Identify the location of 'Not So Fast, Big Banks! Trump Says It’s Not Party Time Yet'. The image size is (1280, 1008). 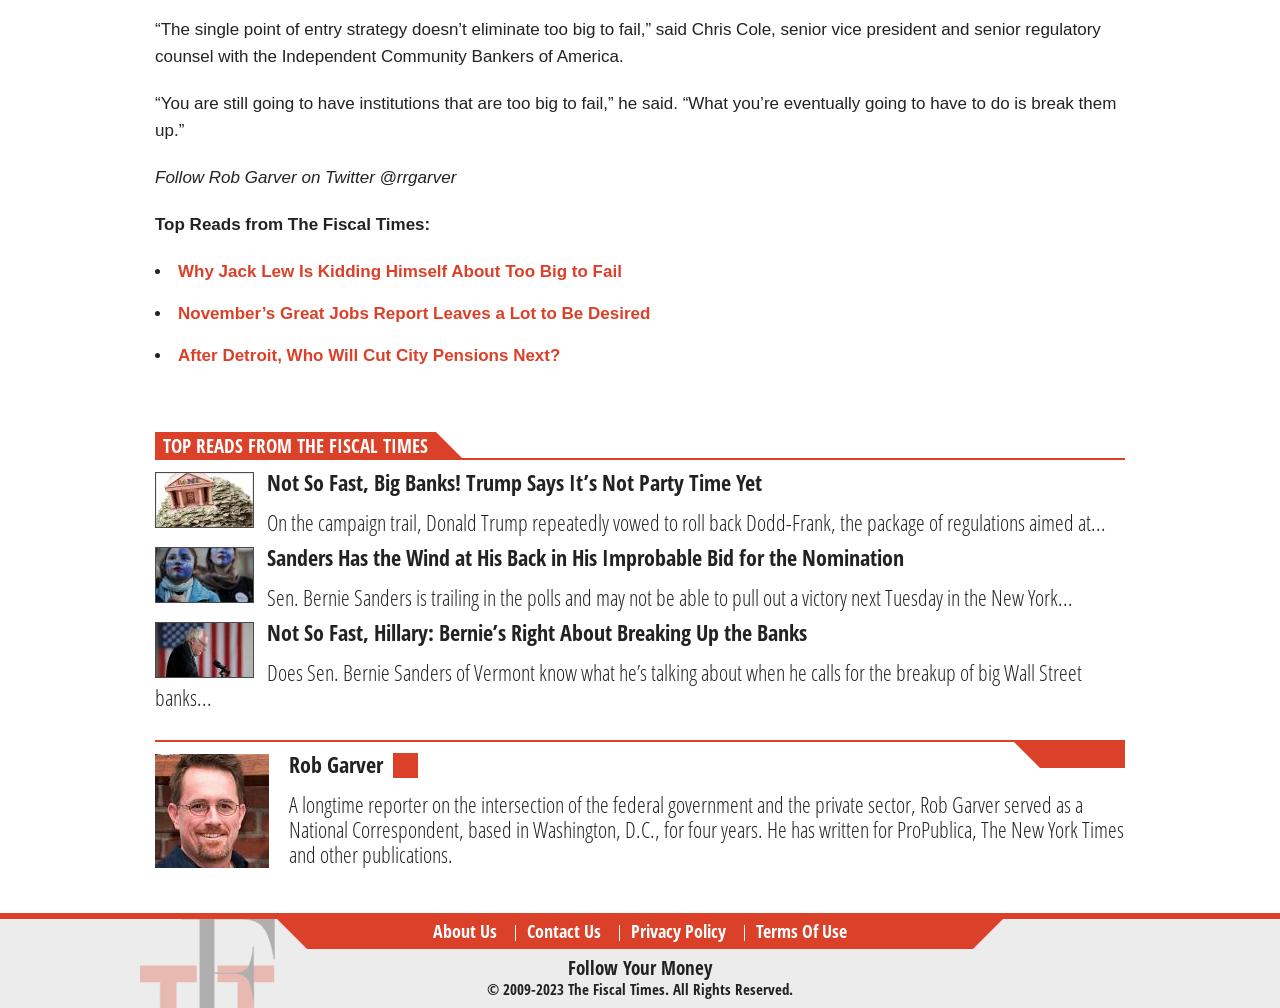
(266, 481).